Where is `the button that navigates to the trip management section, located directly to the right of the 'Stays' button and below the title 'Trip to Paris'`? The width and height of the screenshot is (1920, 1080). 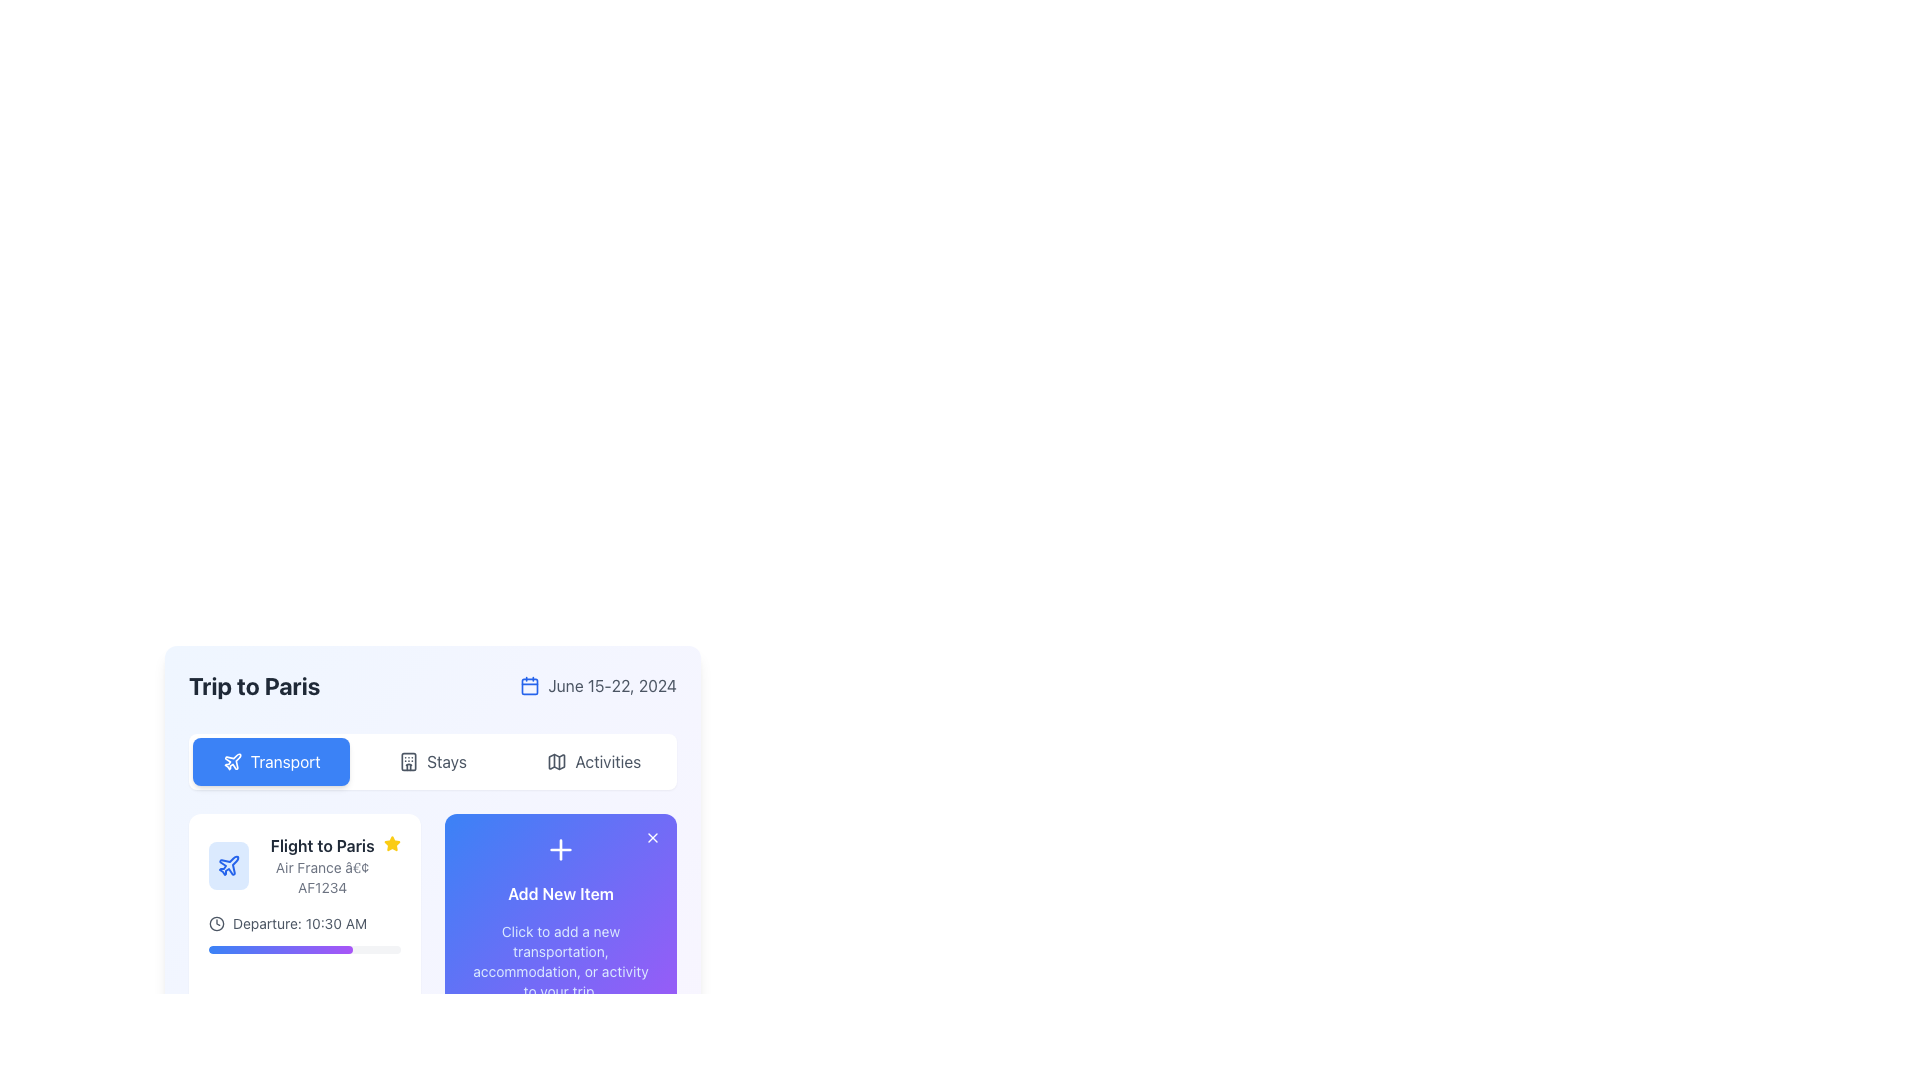 the button that navigates to the trip management section, located directly to the right of the 'Stays' button and below the title 'Trip to Paris' is located at coordinates (593, 762).